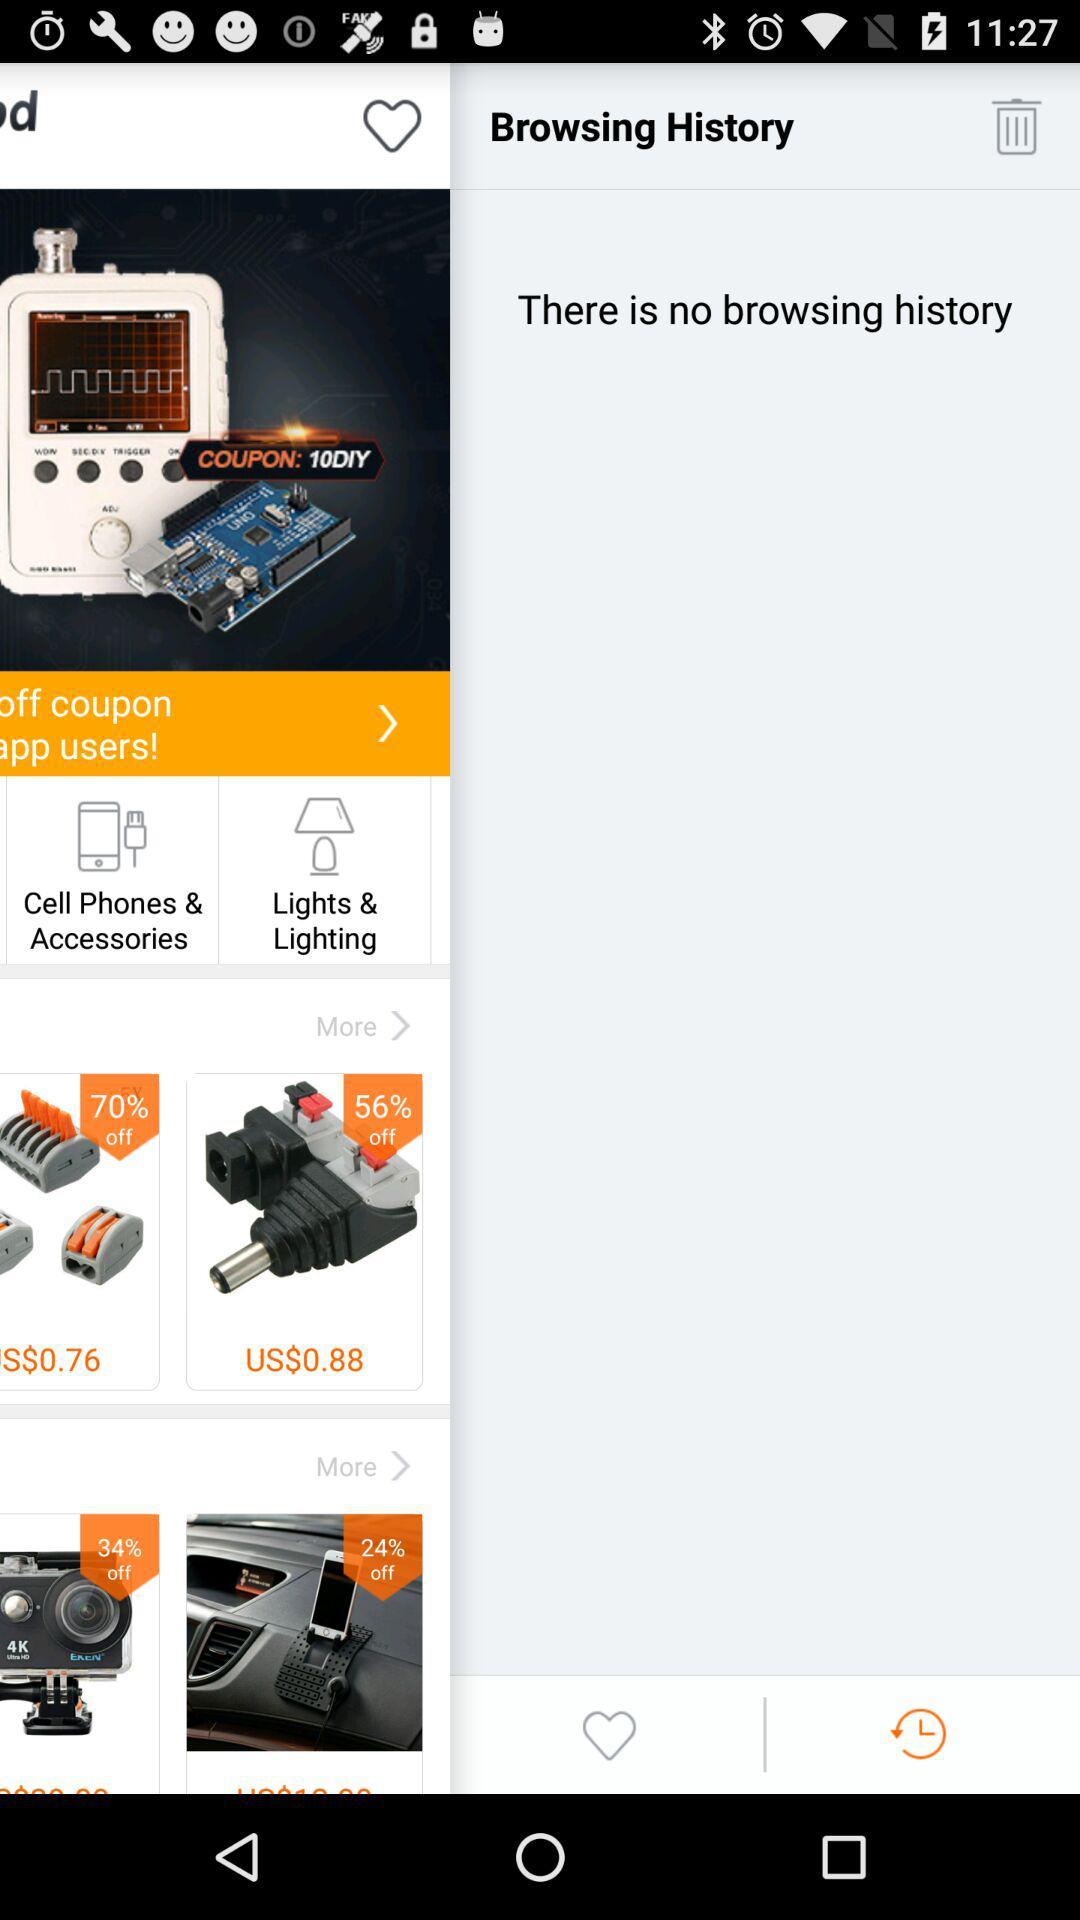 The image size is (1080, 1920). Describe the element at coordinates (1016, 124) in the screenshot. I see `trash history` at that location.